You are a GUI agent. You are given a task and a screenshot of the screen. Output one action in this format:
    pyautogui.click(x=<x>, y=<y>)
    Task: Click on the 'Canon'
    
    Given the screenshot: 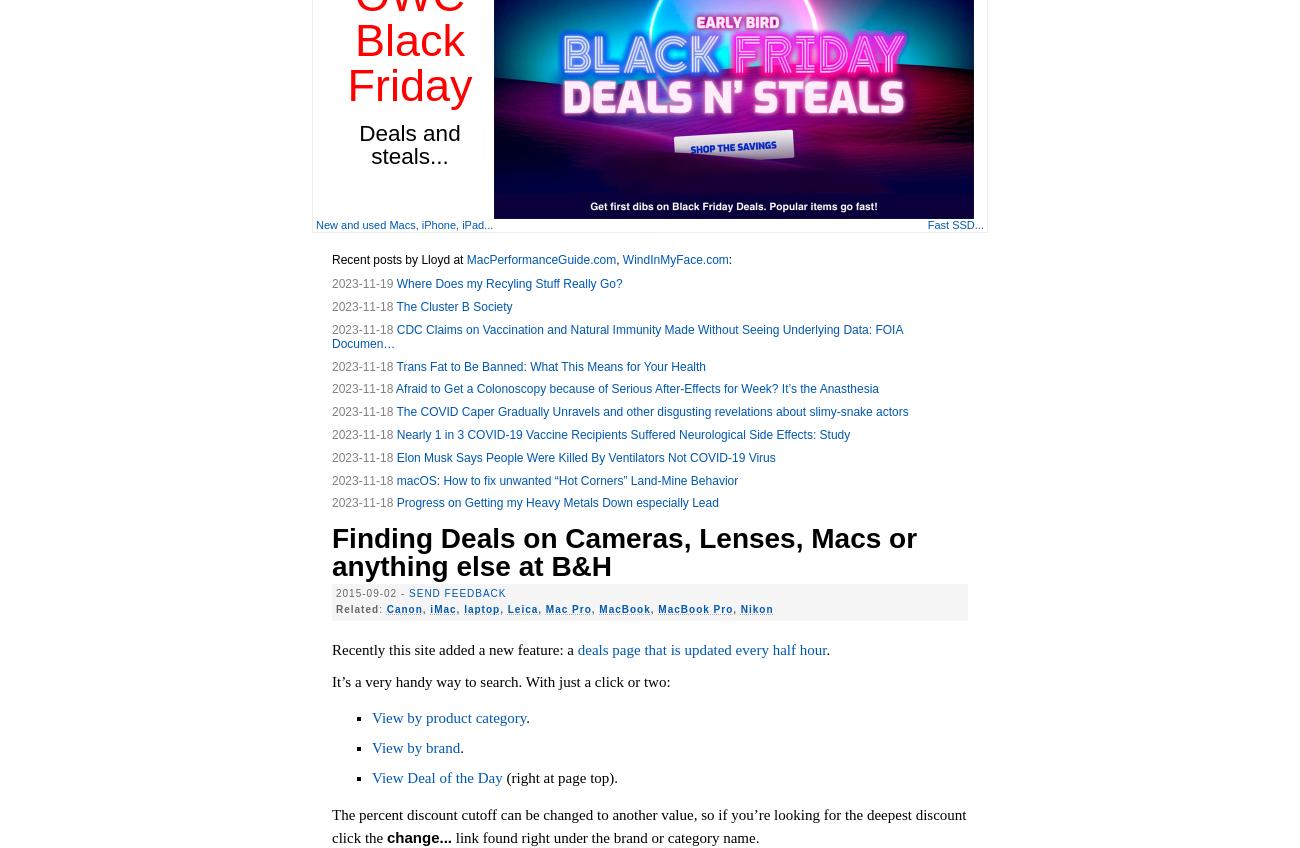 What is the action you would take?
    pyautogui.click(x=404, y=609)
    